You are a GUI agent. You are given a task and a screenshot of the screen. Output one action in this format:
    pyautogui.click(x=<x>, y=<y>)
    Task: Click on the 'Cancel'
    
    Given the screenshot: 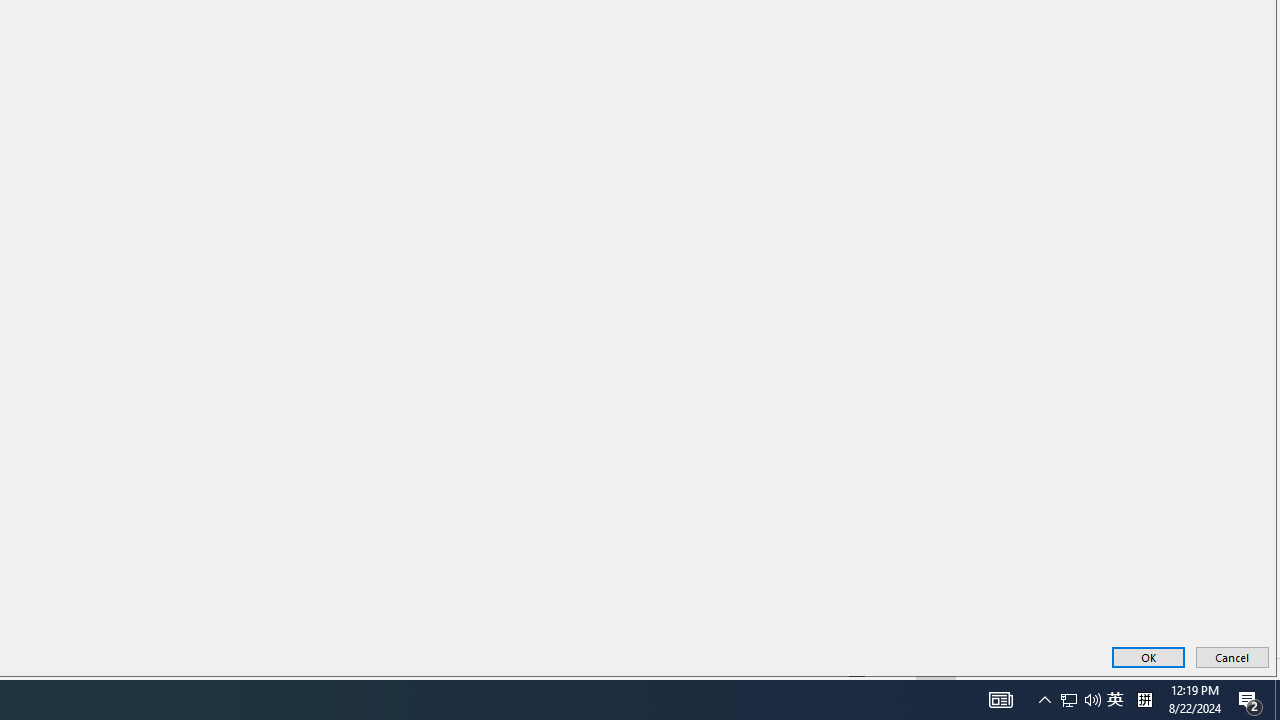 What is the action you would take?
    pyautogui.click(x=1231, y=657)
    